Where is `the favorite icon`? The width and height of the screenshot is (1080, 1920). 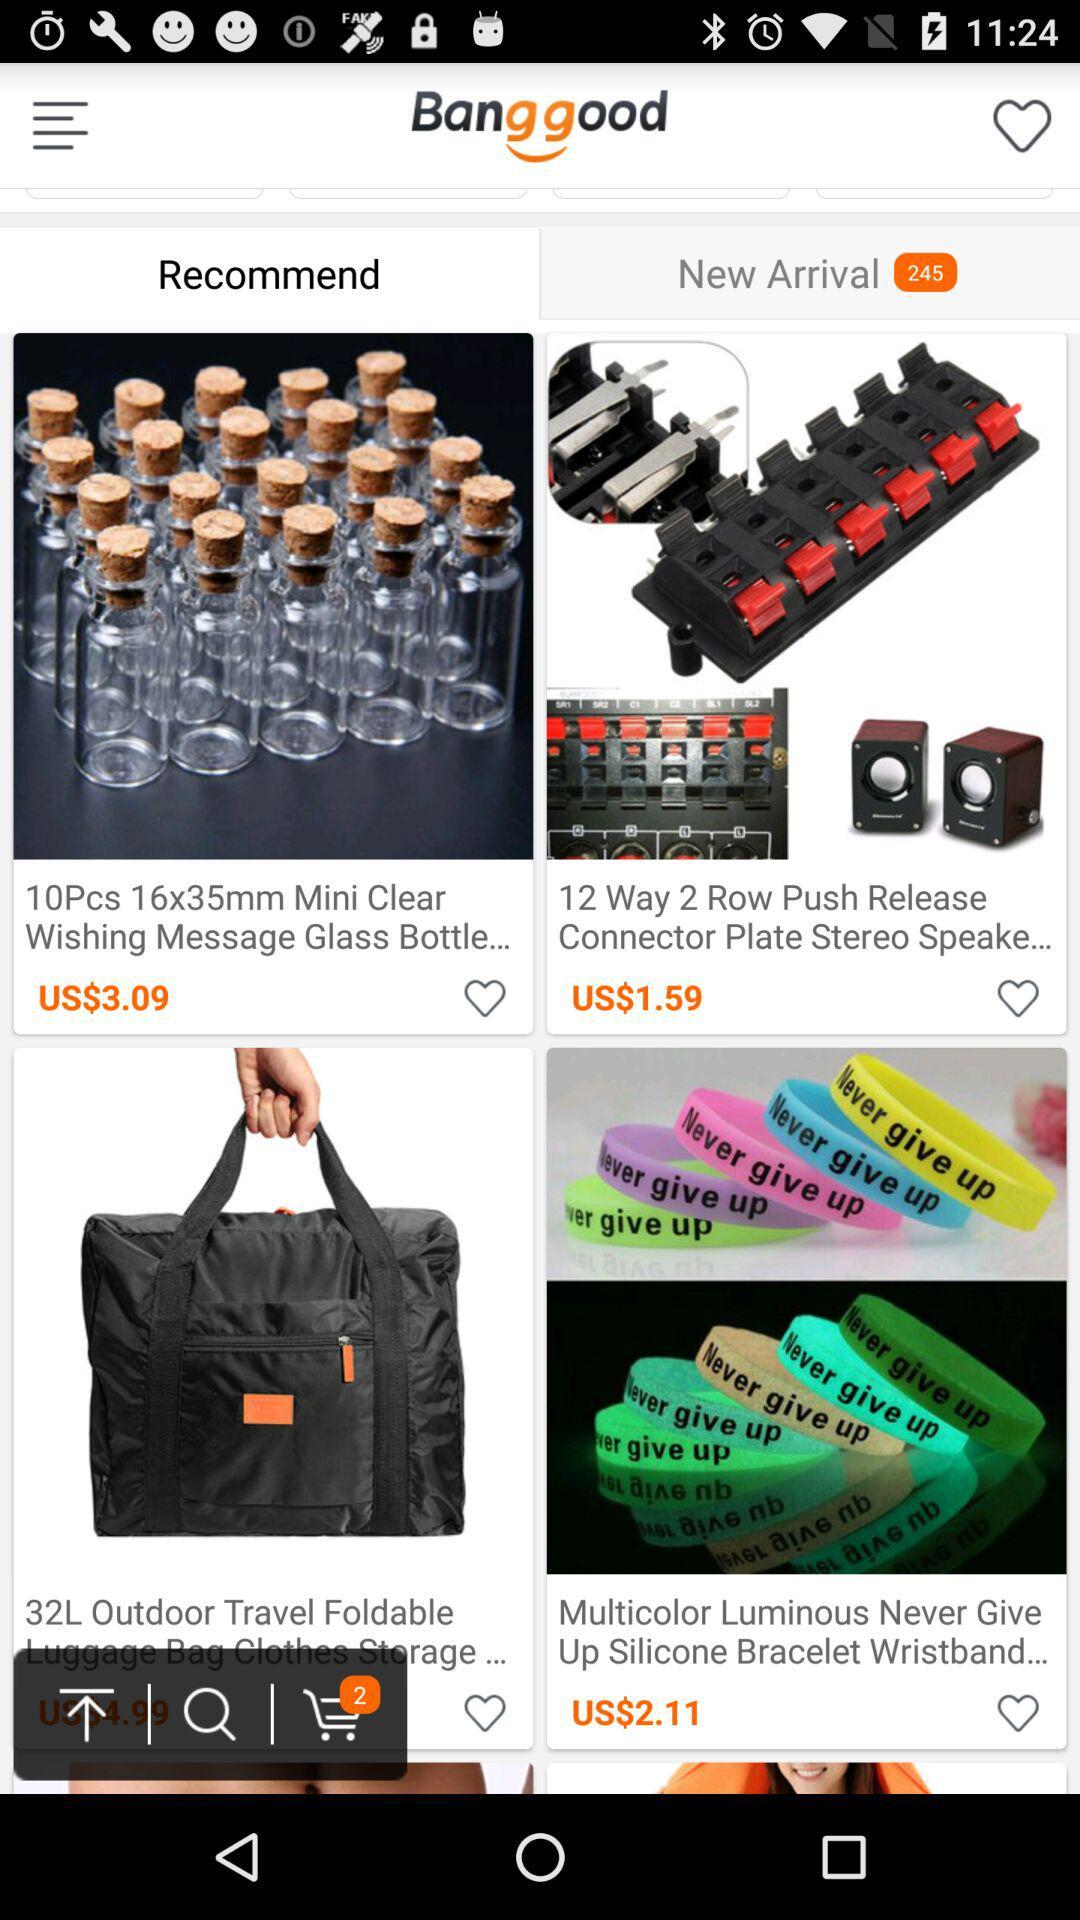 the favorite icon is located at coordinates (1022, 133).